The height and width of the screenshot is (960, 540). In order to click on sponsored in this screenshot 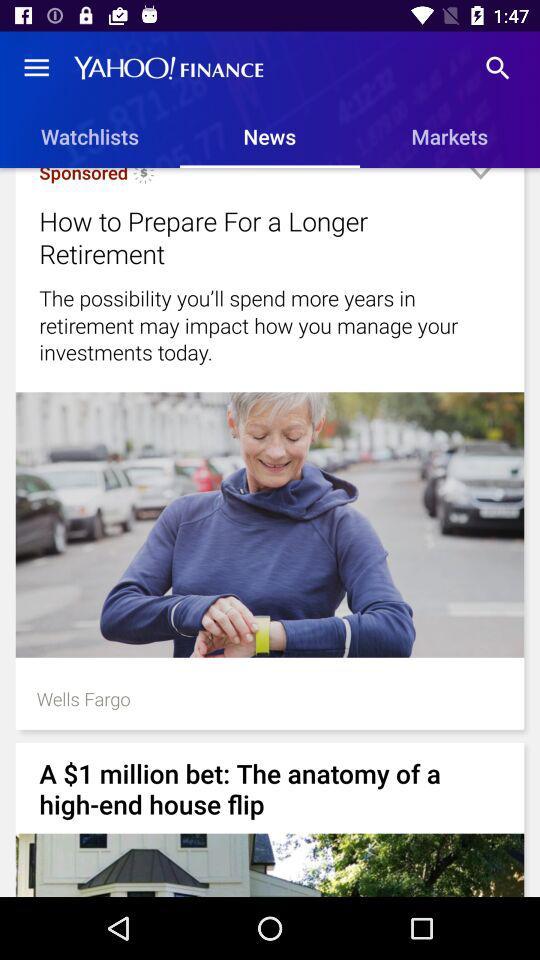, I will do `click(82, 175)`.